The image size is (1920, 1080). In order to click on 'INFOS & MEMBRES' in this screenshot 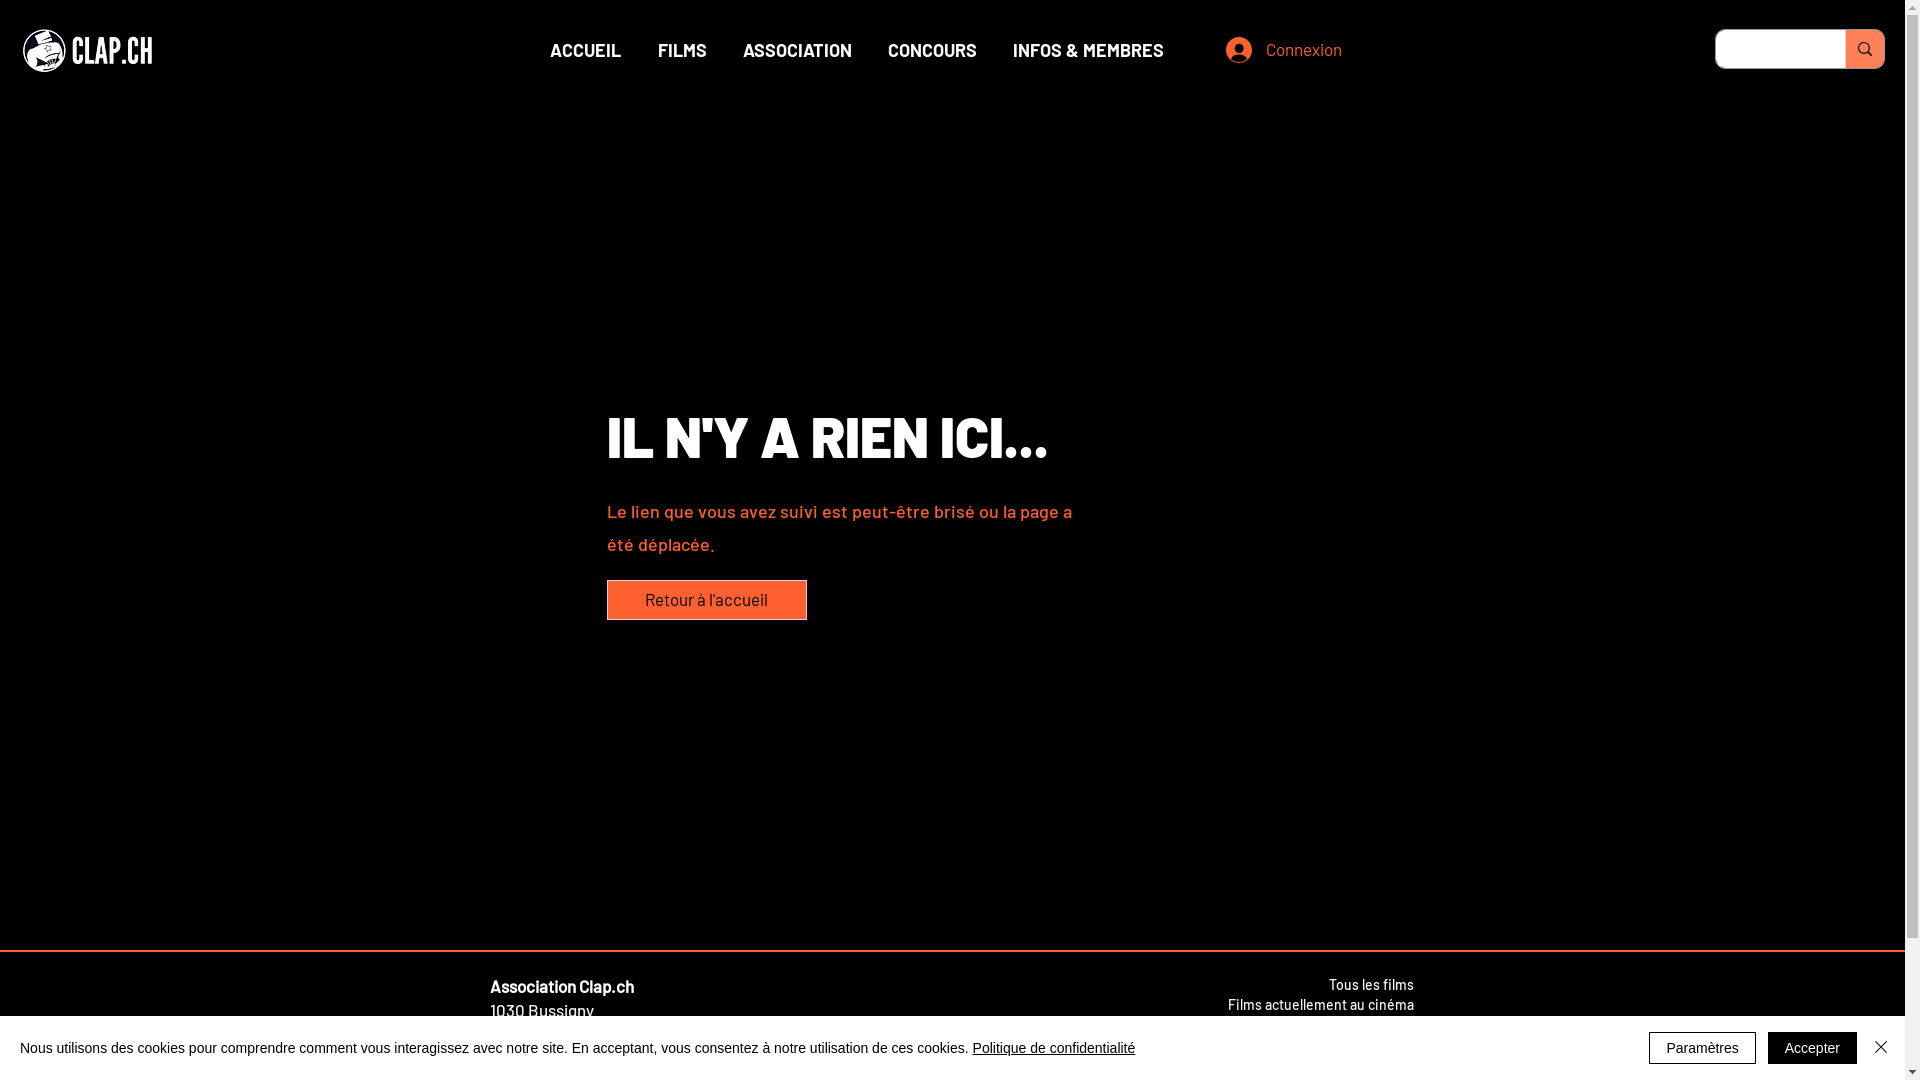, I will do `click(1086, 49)`.